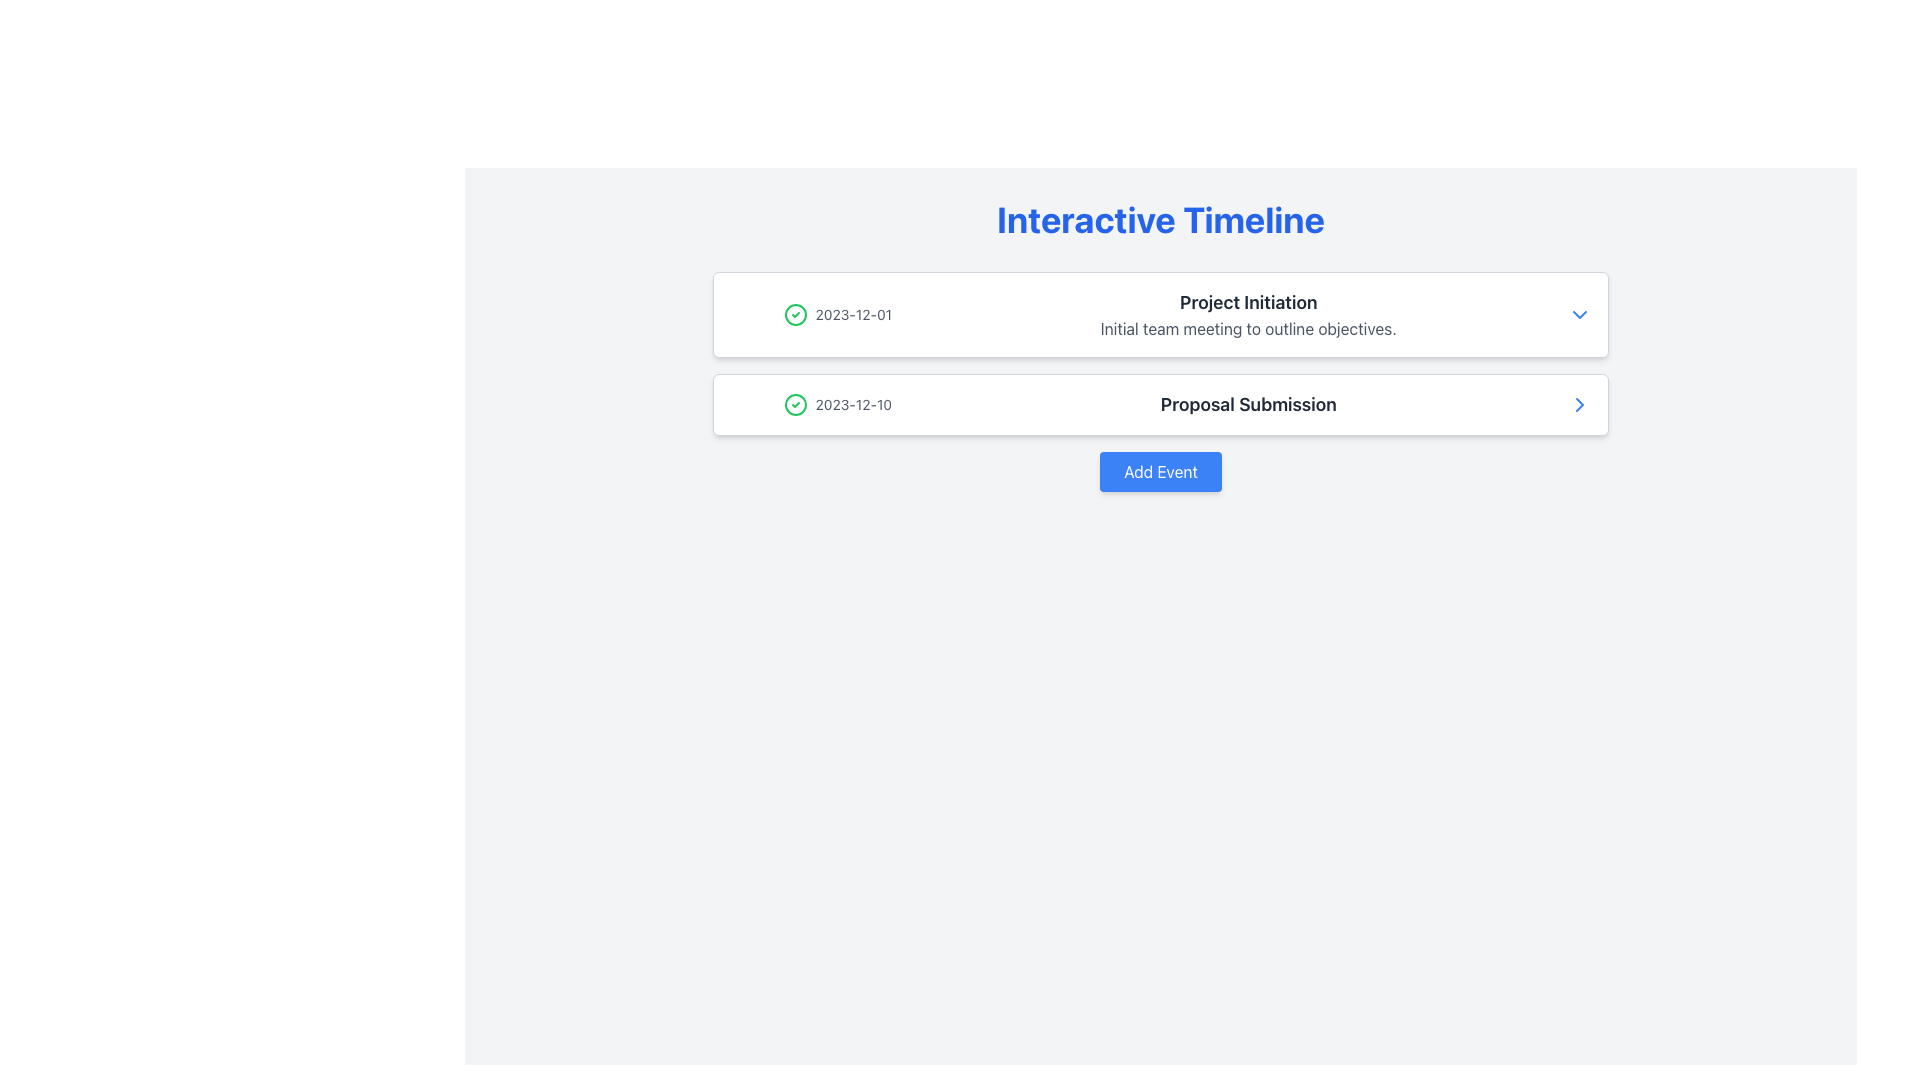  Describe the element at coordinates (853, 315) in the screenshot. I see `the date text label associated with the first timeline entry, which is located adjacent to the green checkmark icon` at that location.